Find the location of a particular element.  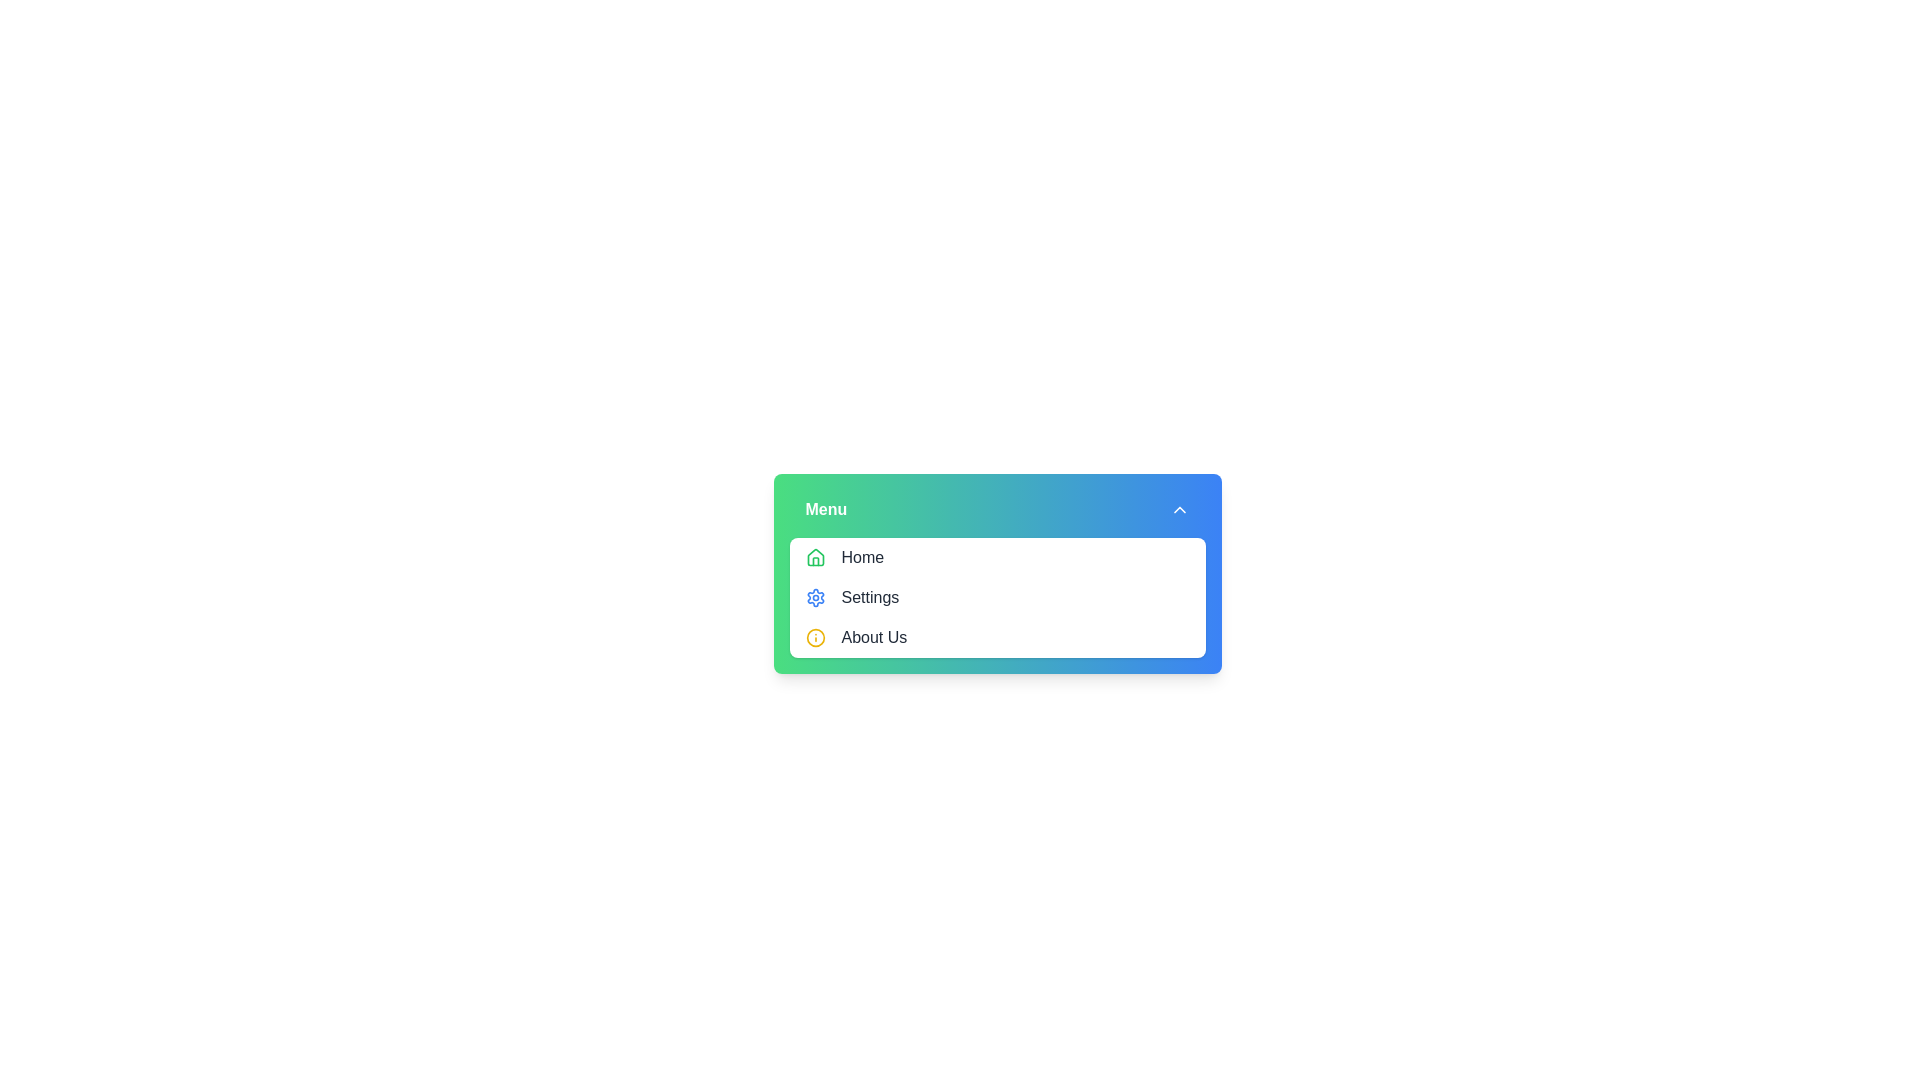

the menu header to toggle the dropdown visibility is located at coordinates (997, 508).